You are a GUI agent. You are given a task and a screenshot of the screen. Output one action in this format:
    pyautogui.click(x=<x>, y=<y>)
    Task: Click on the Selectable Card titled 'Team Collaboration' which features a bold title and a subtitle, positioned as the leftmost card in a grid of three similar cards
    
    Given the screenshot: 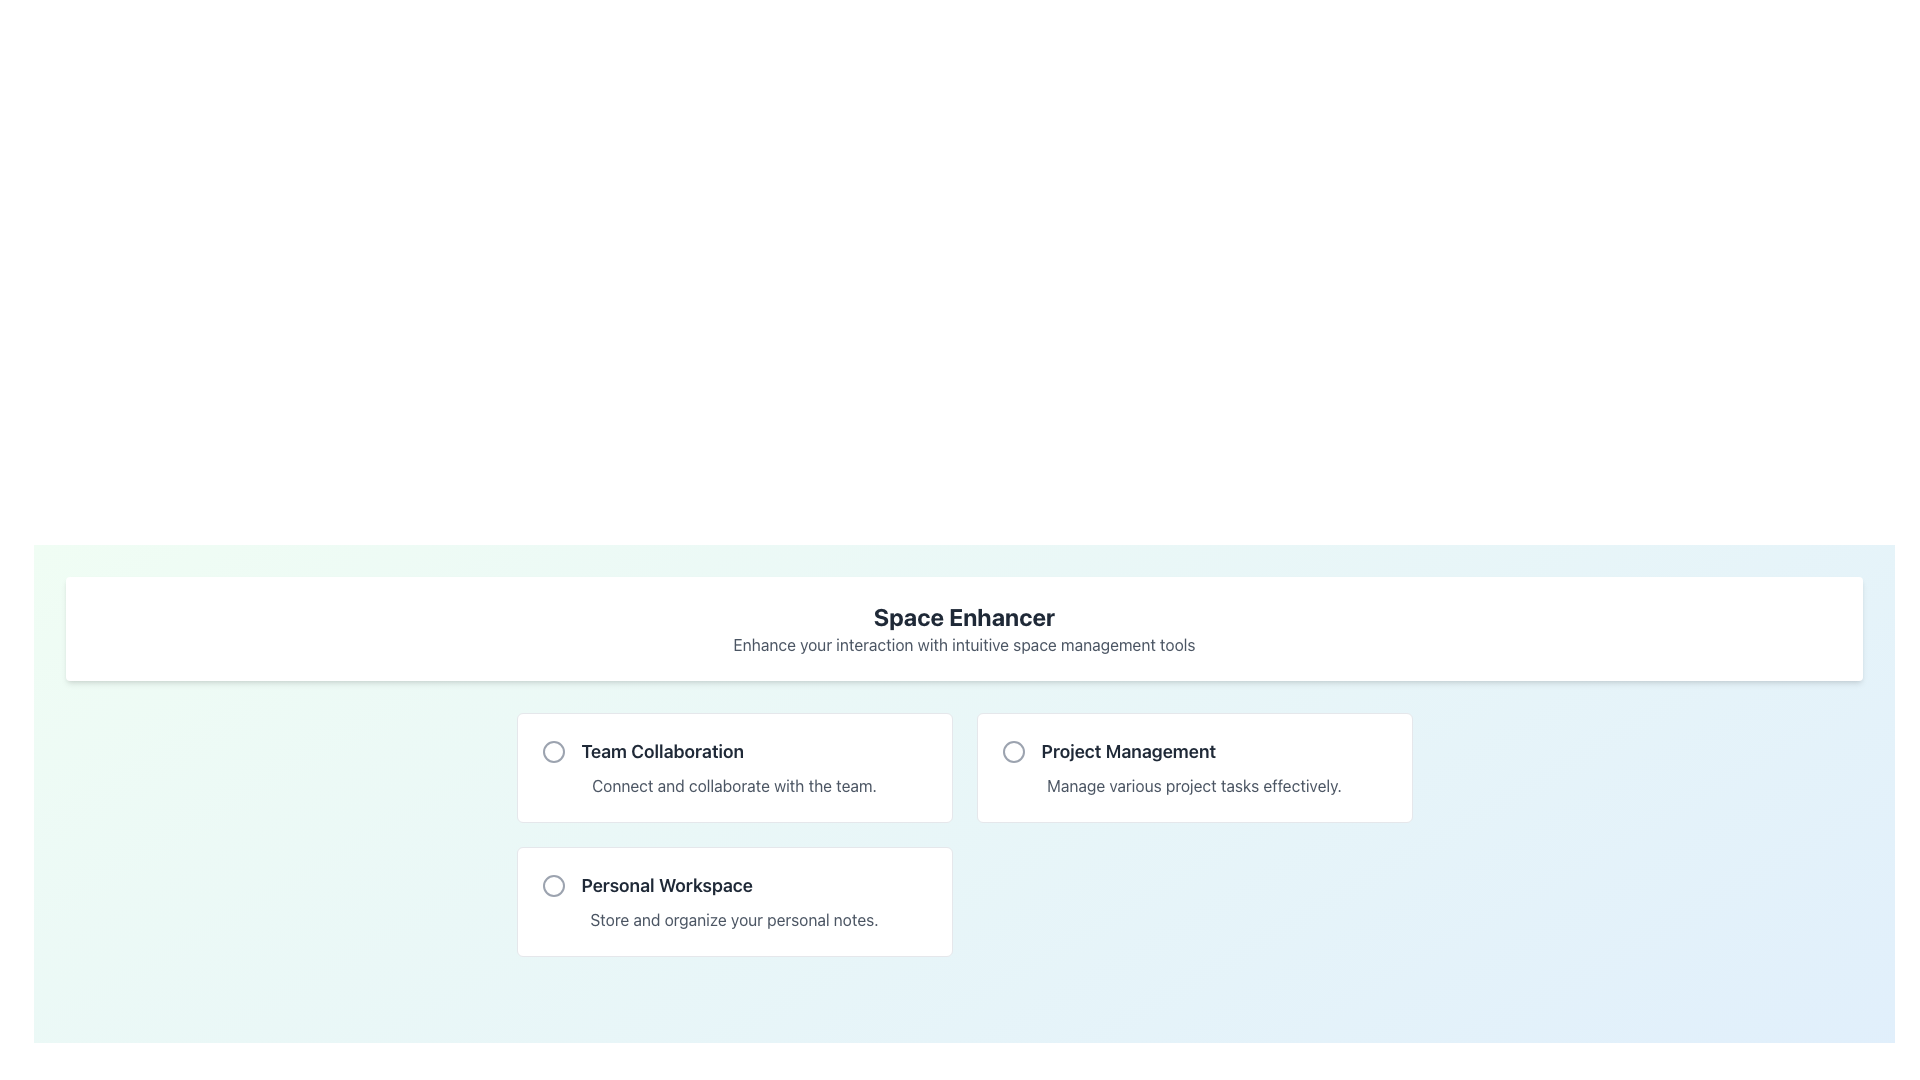 What is the action you would take?
    pyautogui.click(x=733, y=766)
    